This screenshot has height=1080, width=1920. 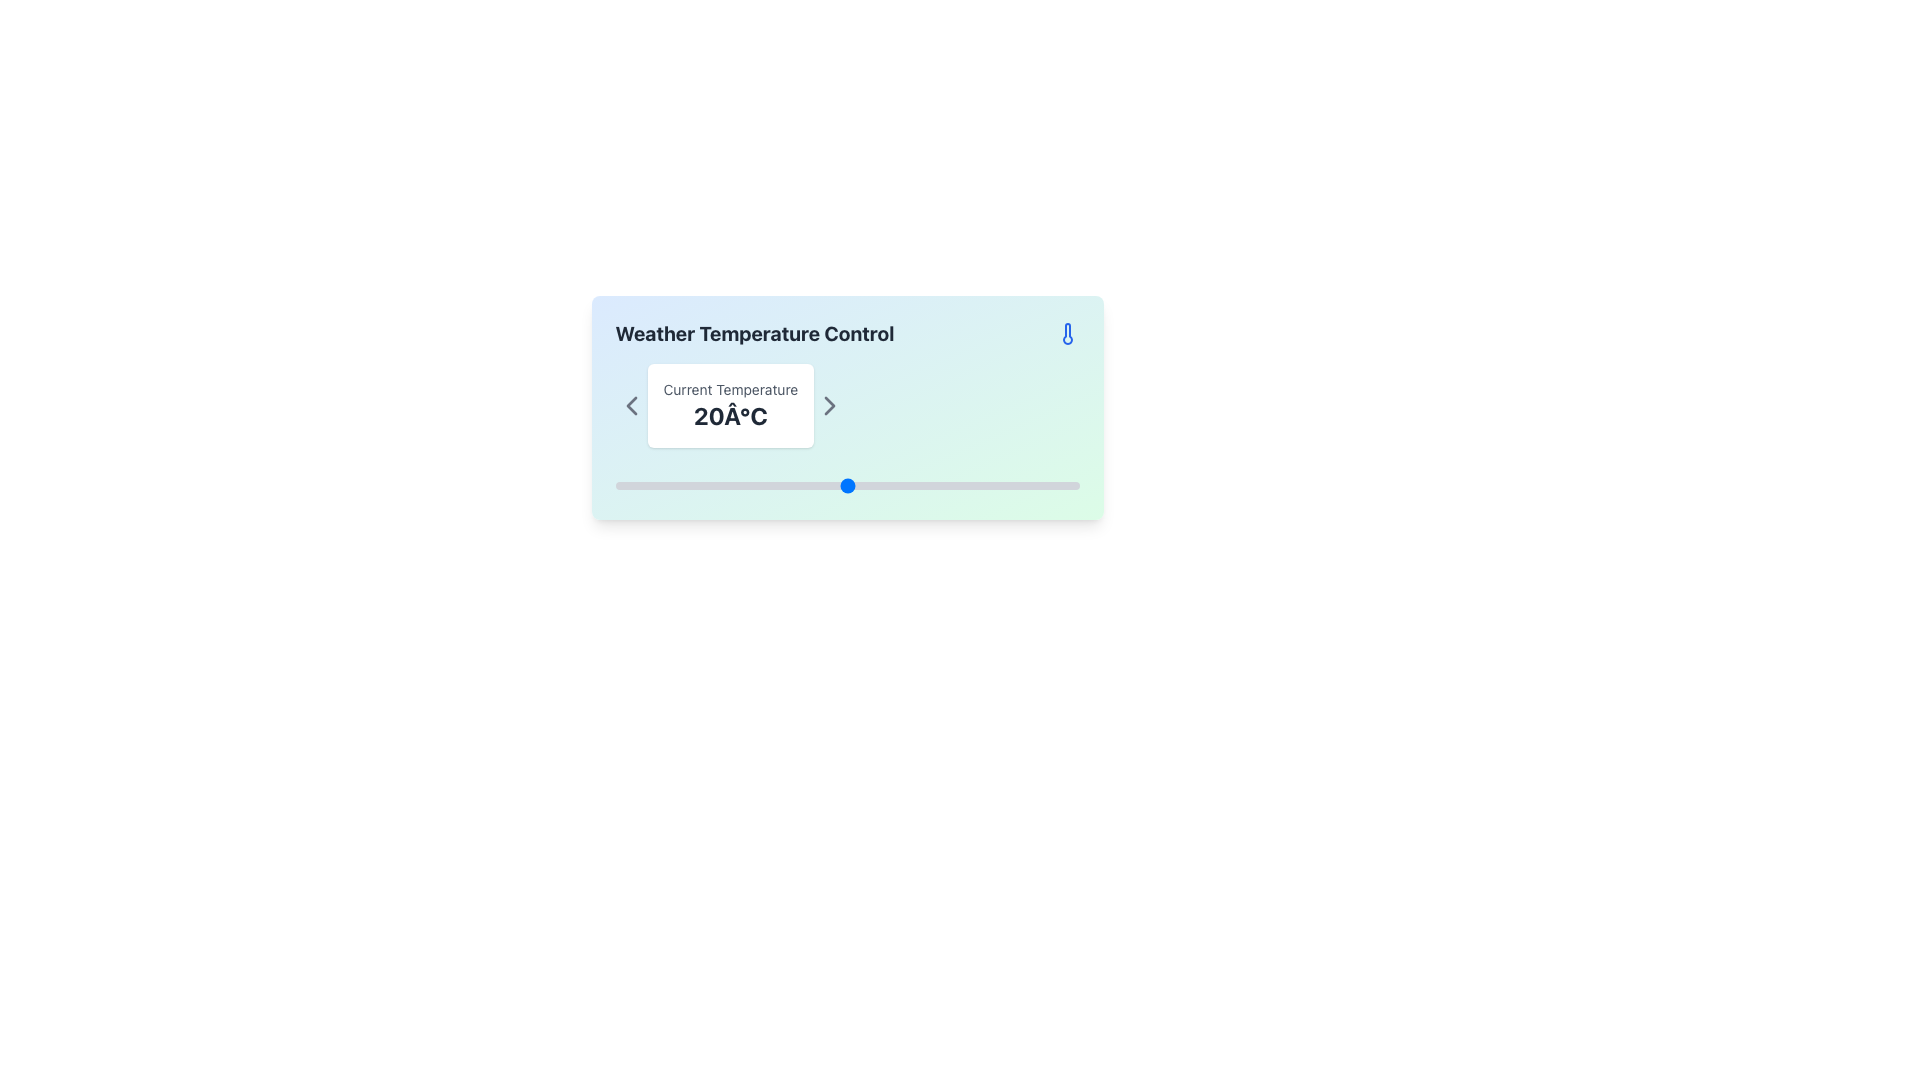 What do you see at coordinates (626, 486) in the screenshot?
I see `temperature` at bounding box center [626, 486].